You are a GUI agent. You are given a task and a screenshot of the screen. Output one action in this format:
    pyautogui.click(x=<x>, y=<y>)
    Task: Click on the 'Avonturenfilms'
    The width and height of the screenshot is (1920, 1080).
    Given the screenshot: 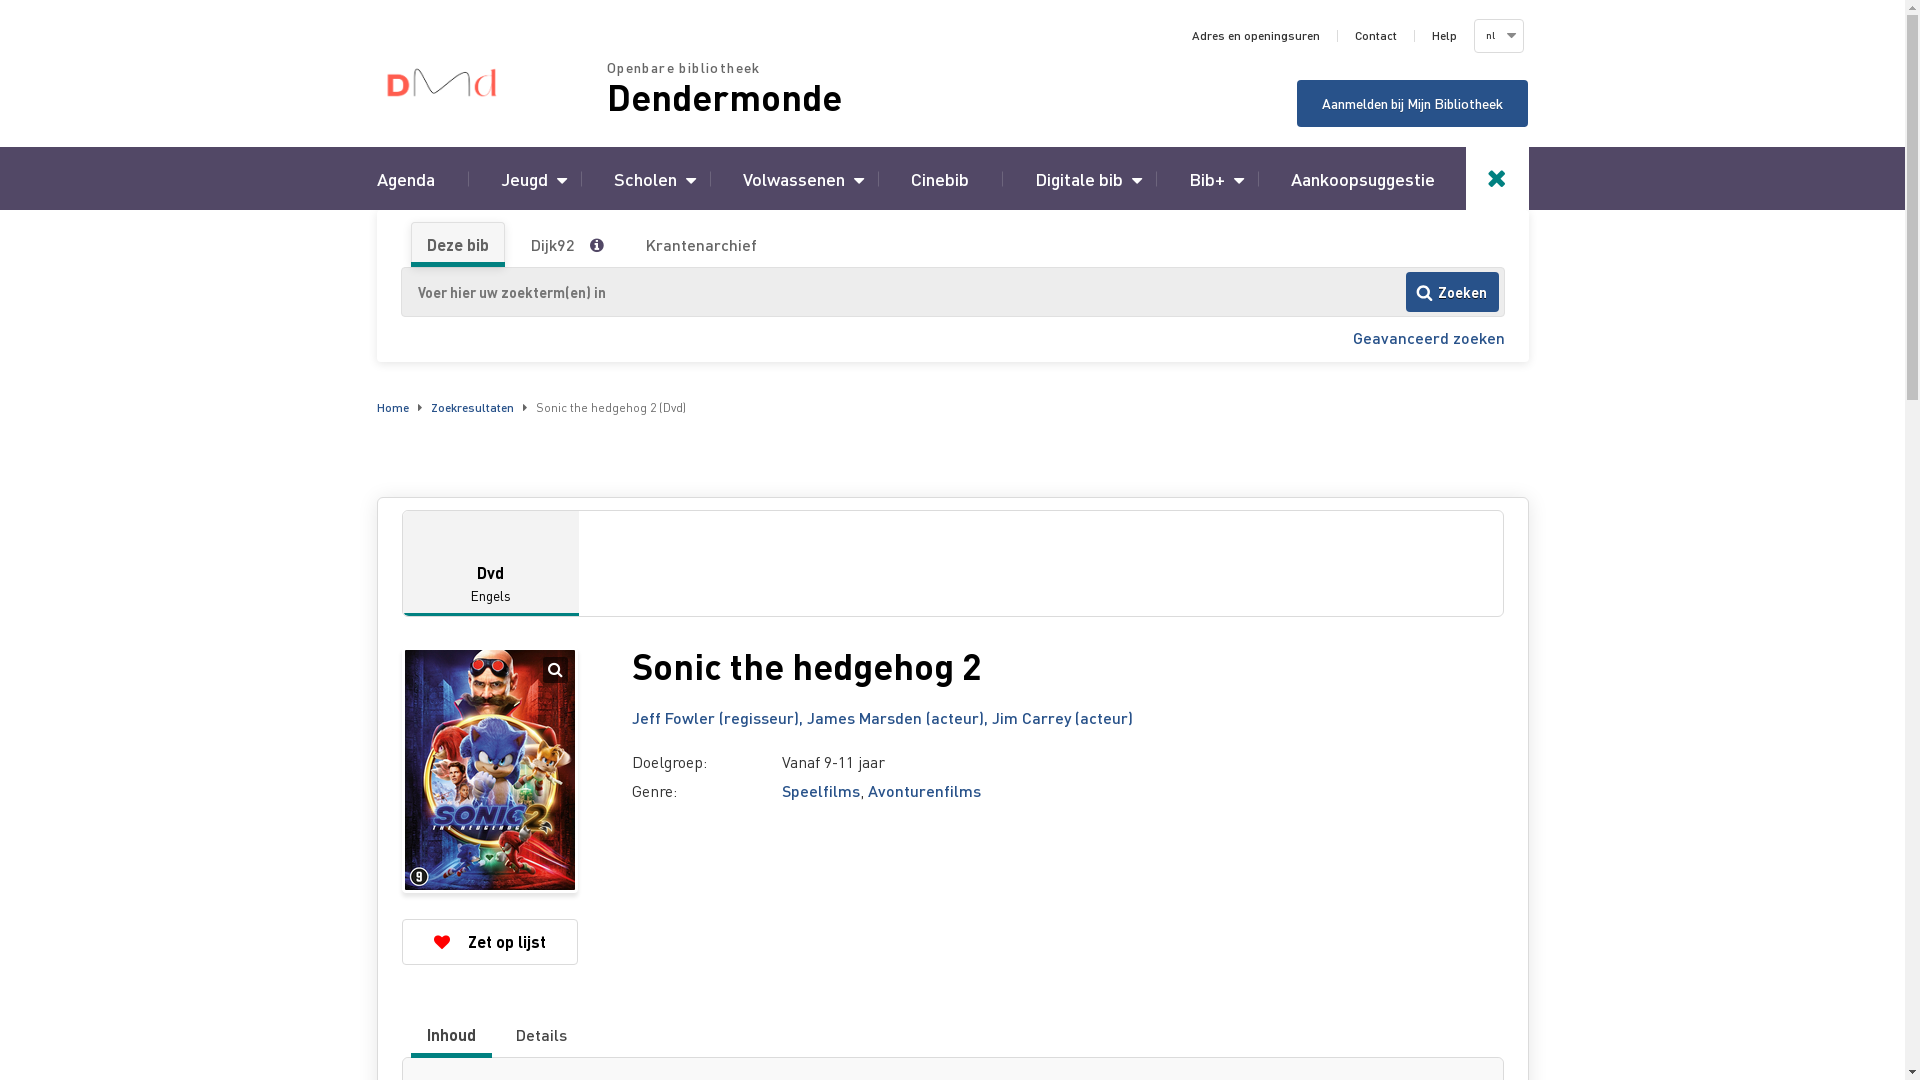 What is the action you would take?
    pyautogui.click(x=868, y=789)
    